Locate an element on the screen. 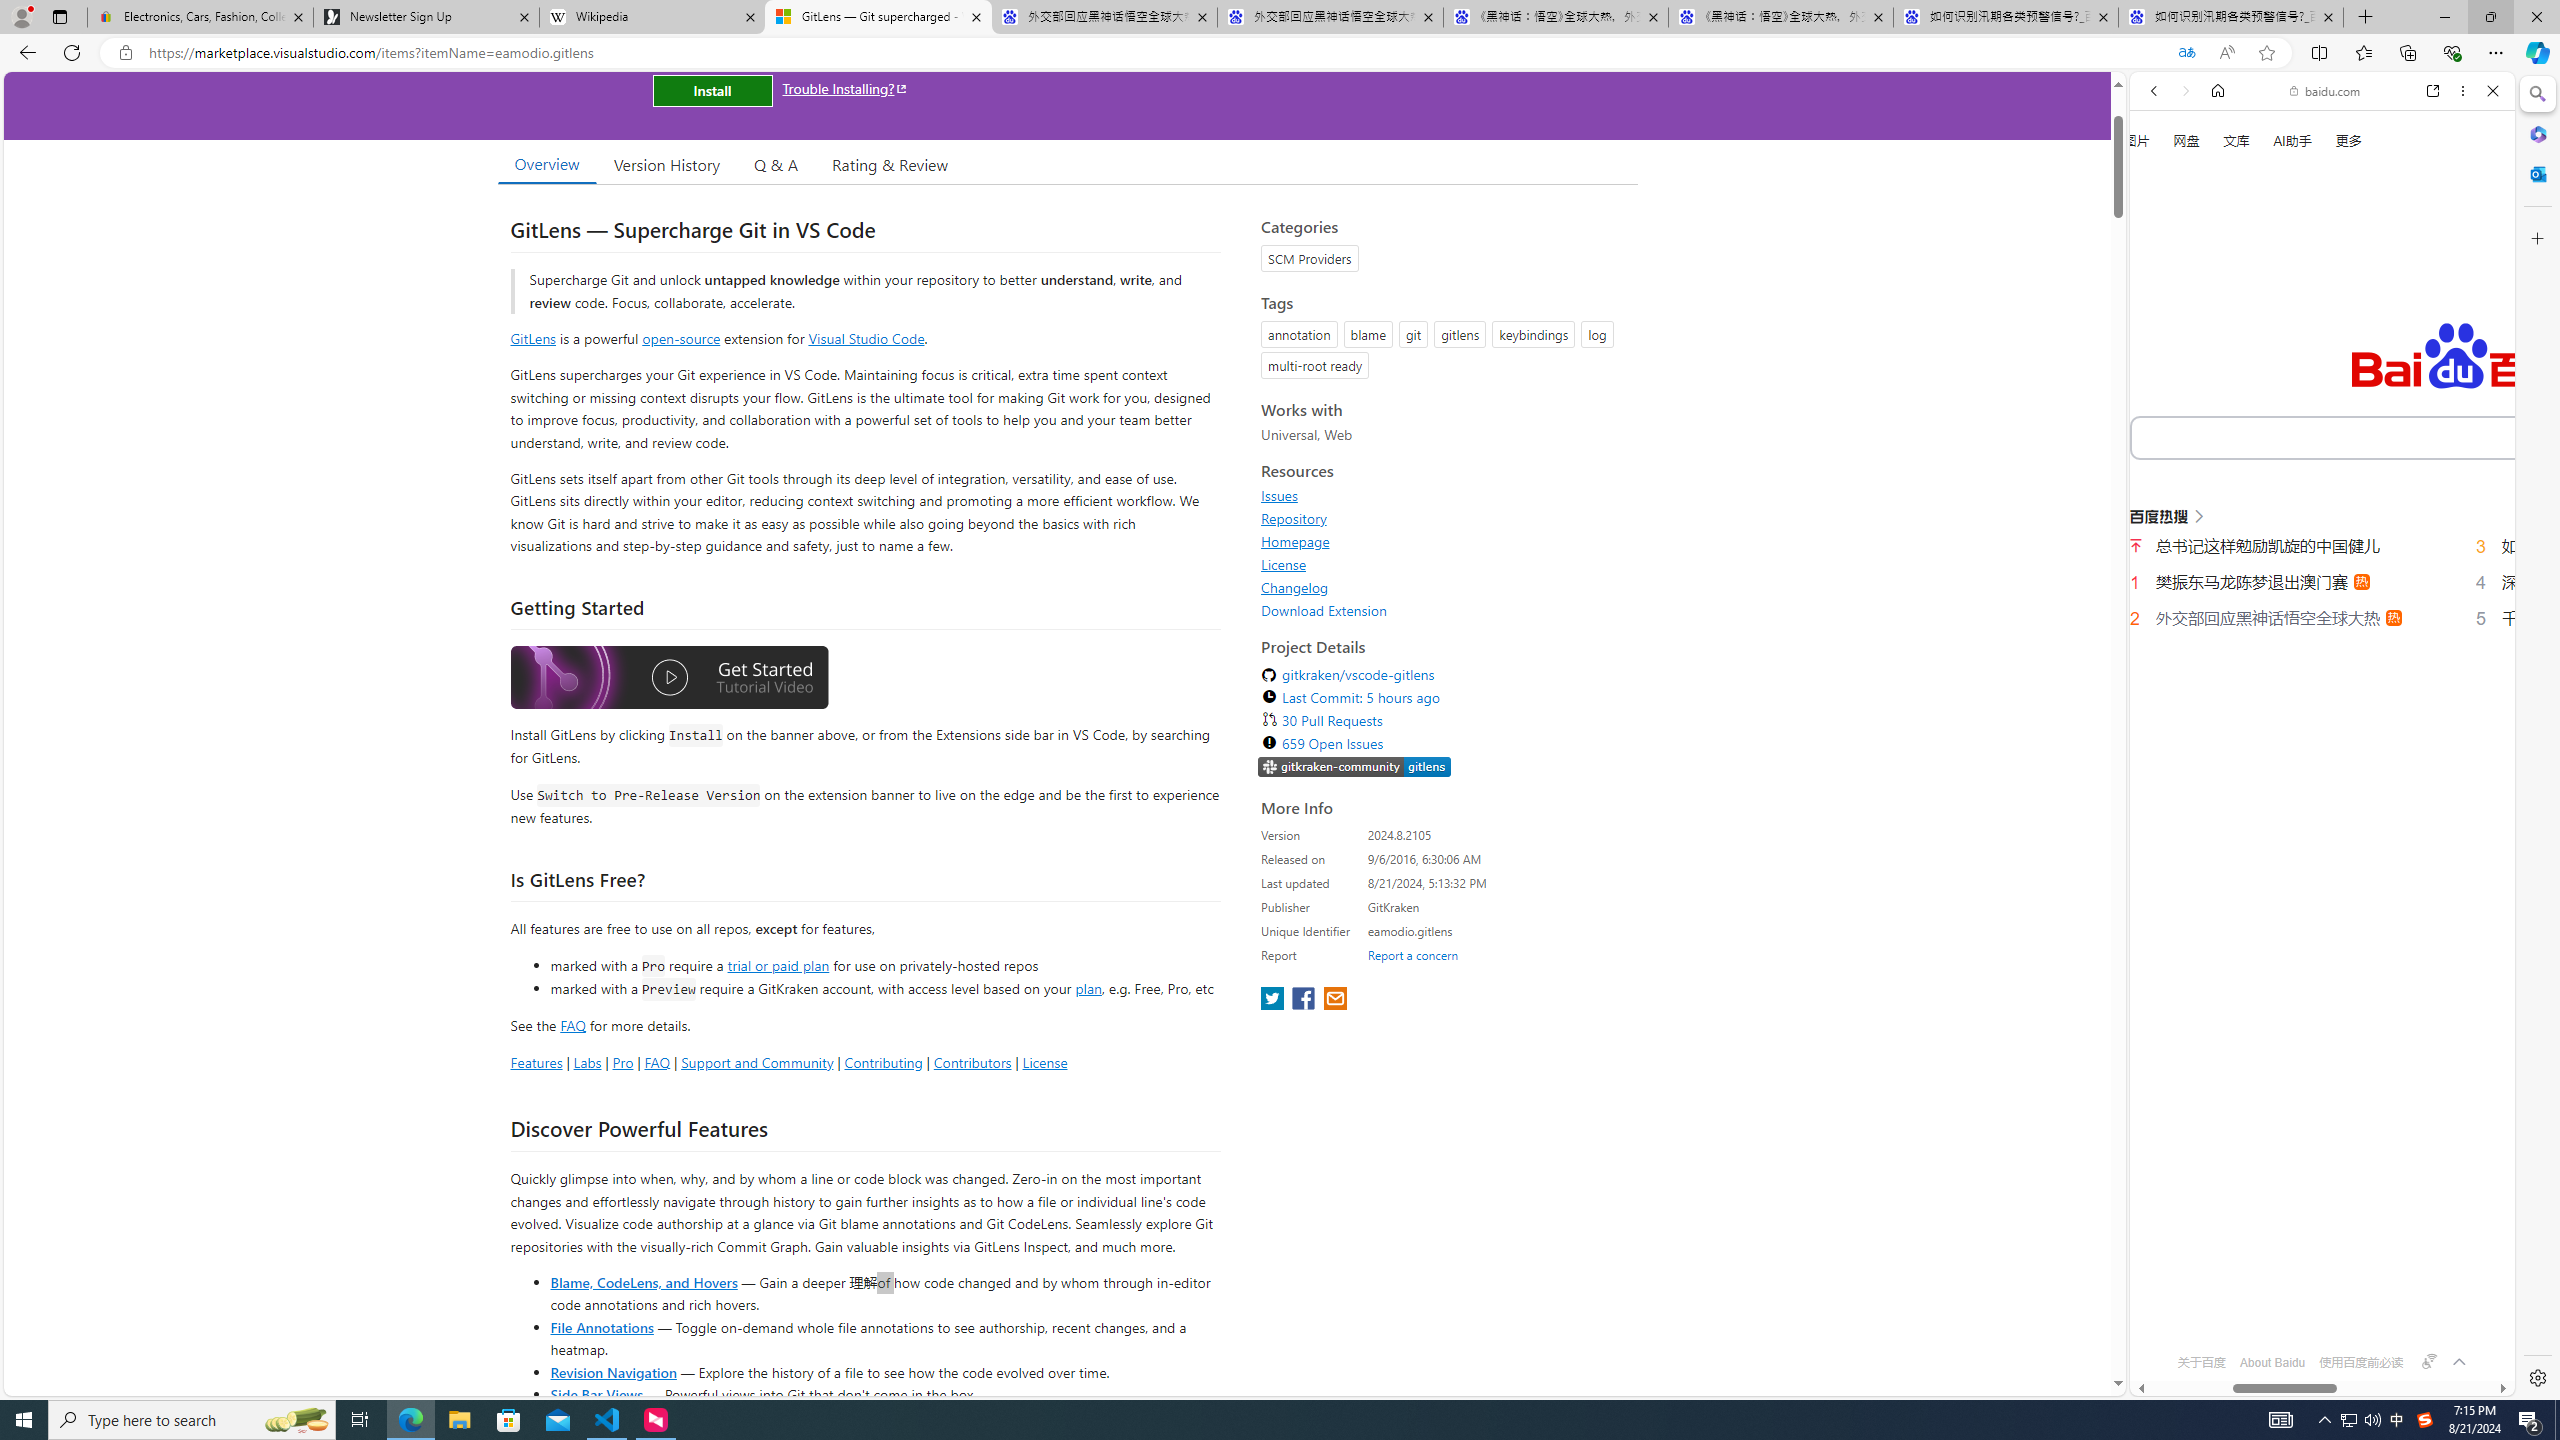  'License' is located at coordinates (1283, 563).